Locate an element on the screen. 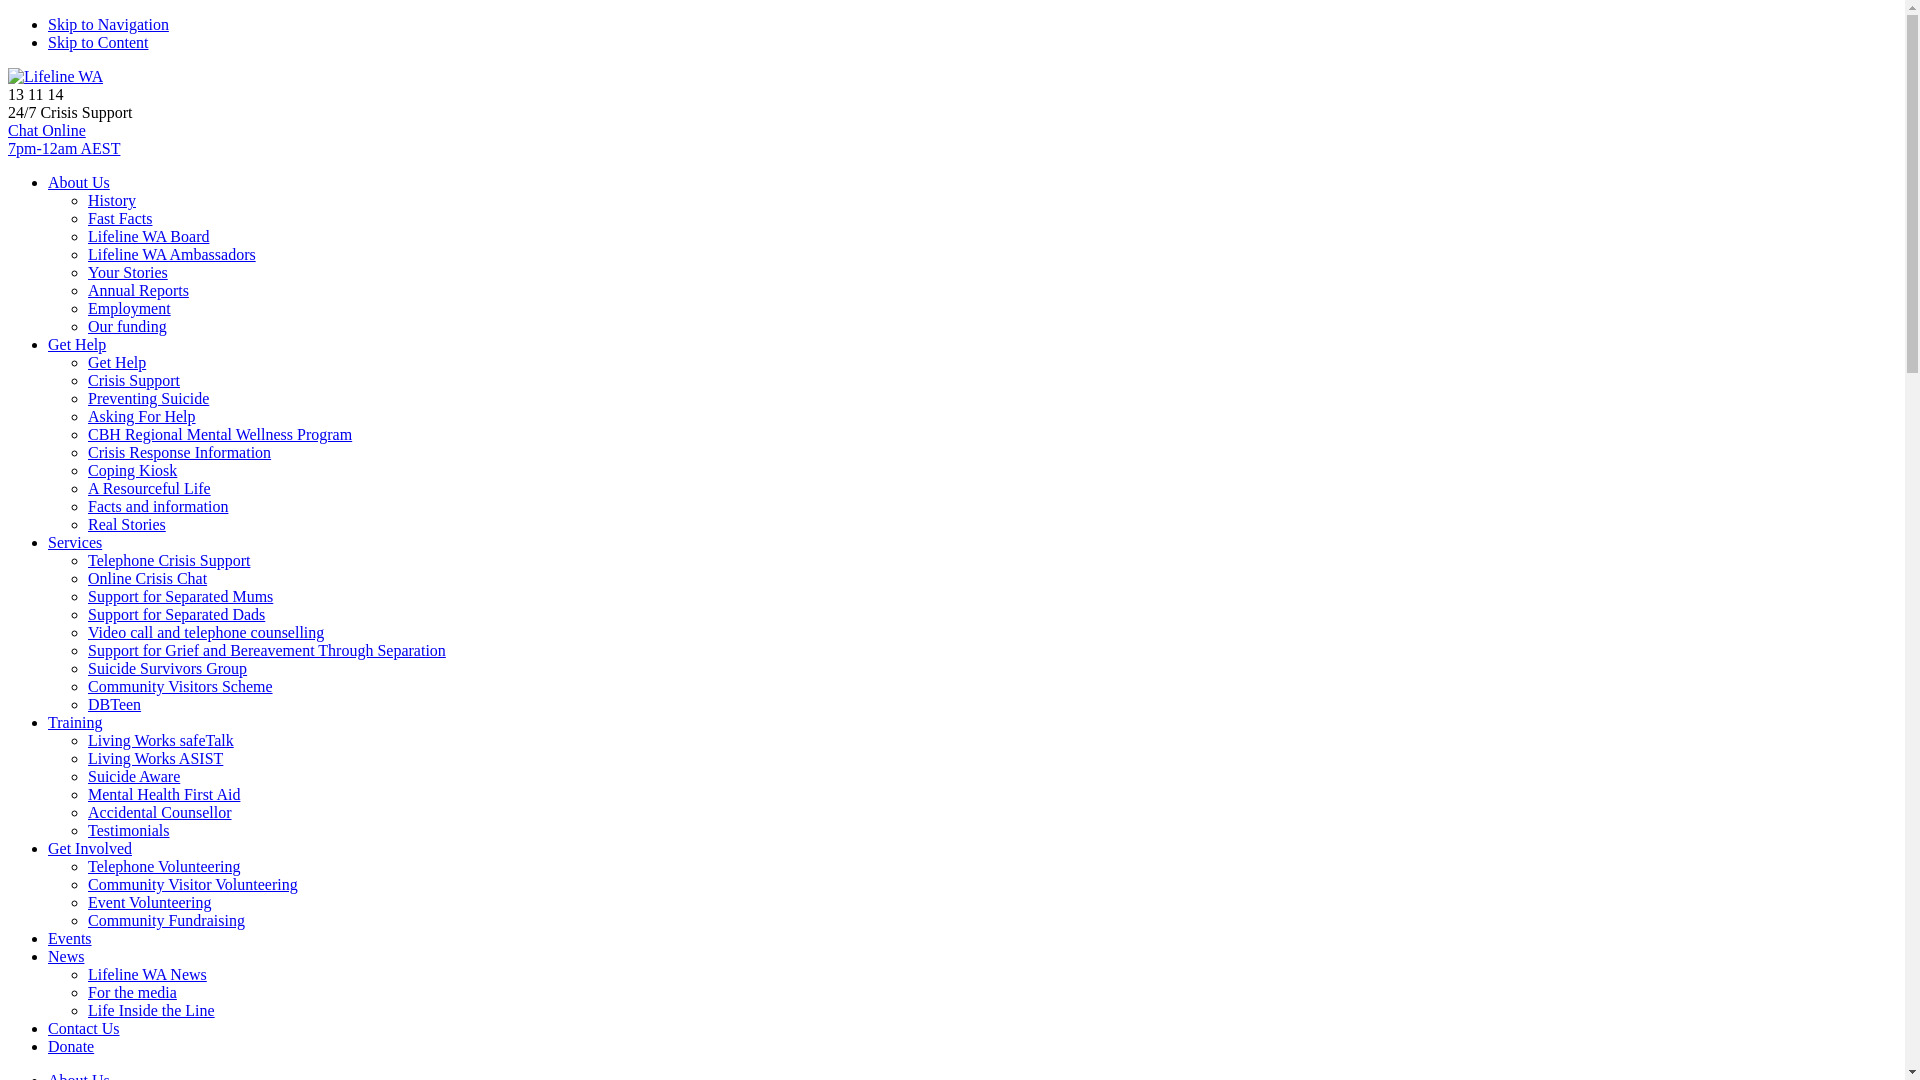 This screenshot has width=1920, height=1080. 'Community Visitor Volunteering' is located at coordinates (86, 883).